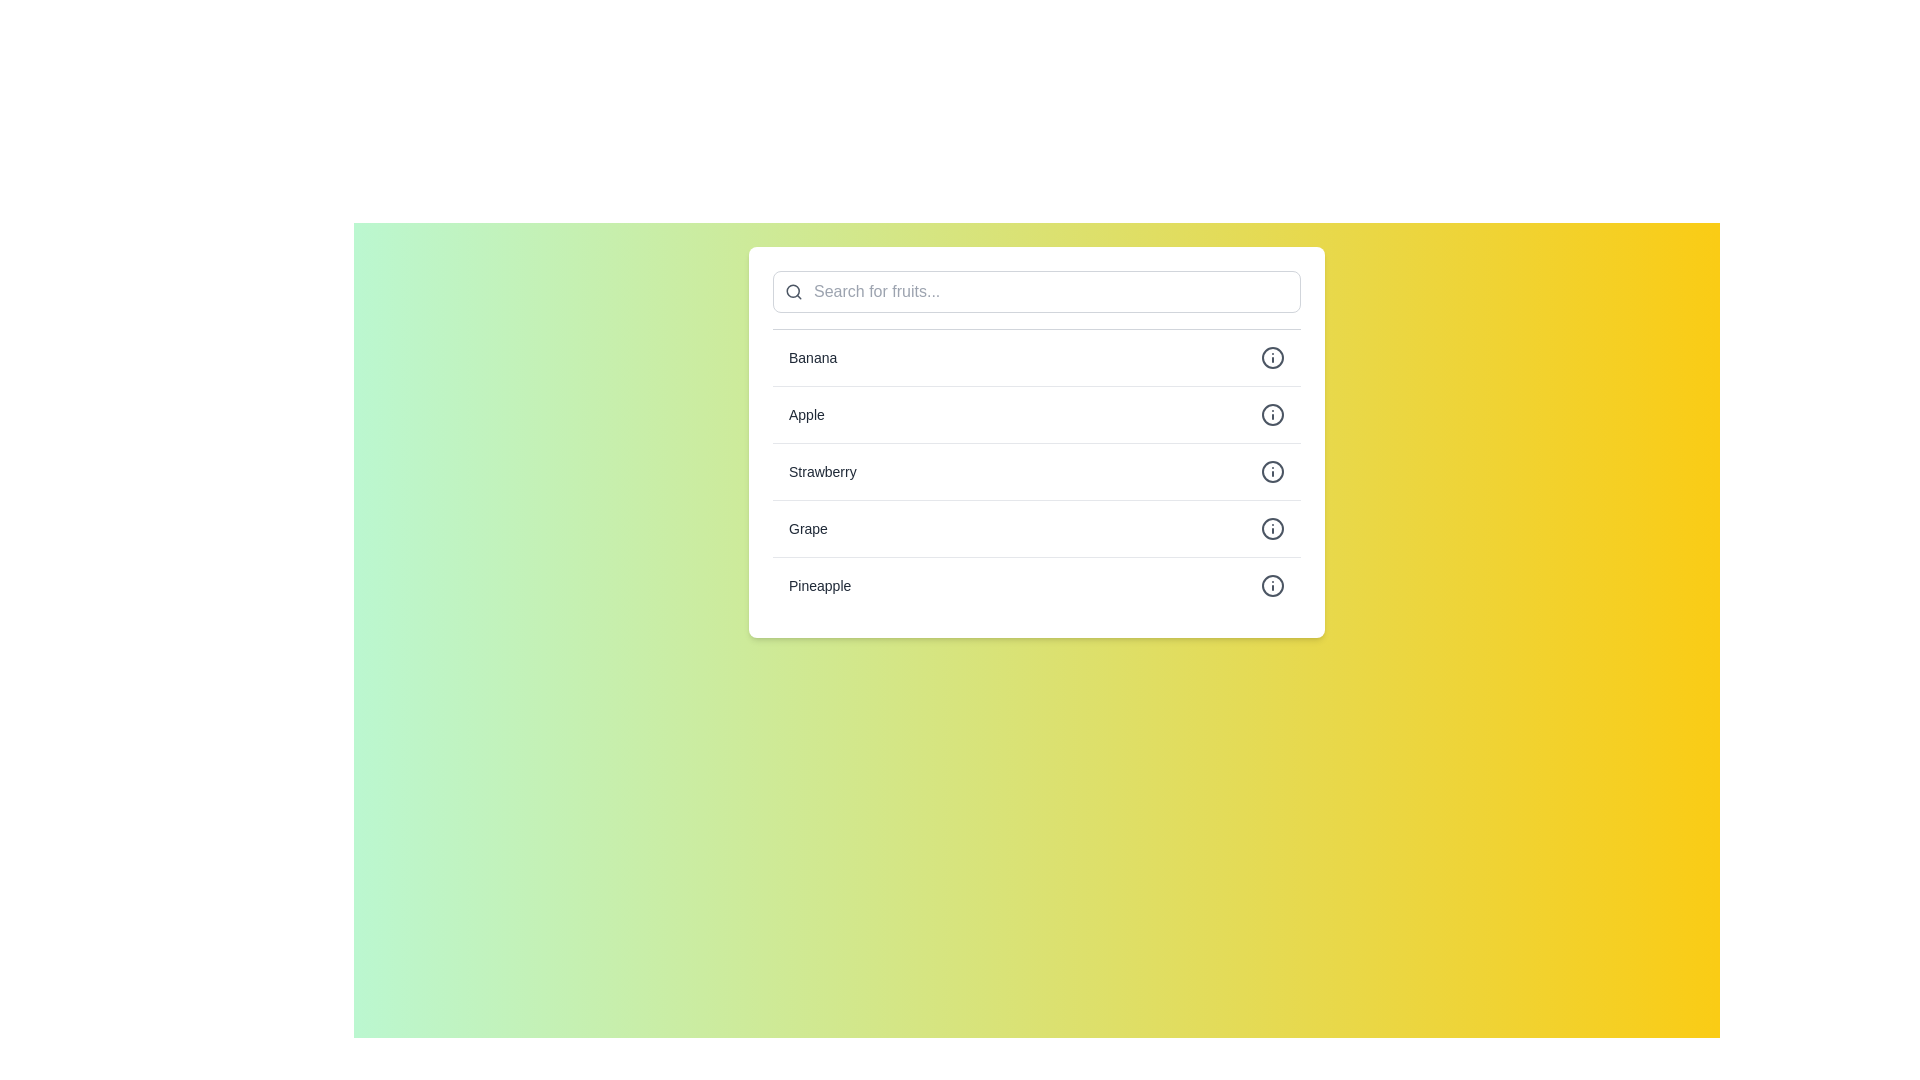 This screenshot has height=1080, width=1920. What do you see at coordinates (1036, 412) in the screenshot?
I see `the list item titled 'Apple' in the dropdown menu` at bounding box center [1036, 412].